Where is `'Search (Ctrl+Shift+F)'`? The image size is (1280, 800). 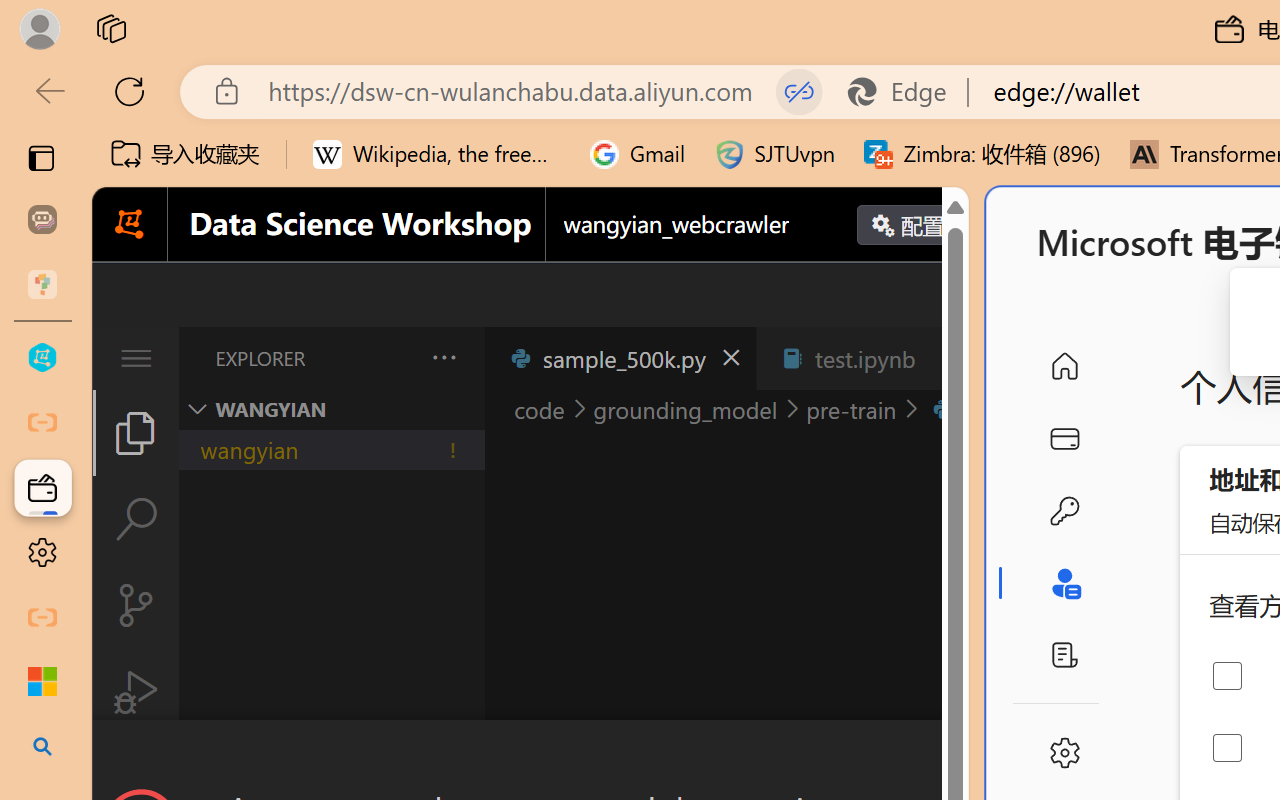 'Search (Ctrl+Shift+F)' is located at coordinates (134, 518).